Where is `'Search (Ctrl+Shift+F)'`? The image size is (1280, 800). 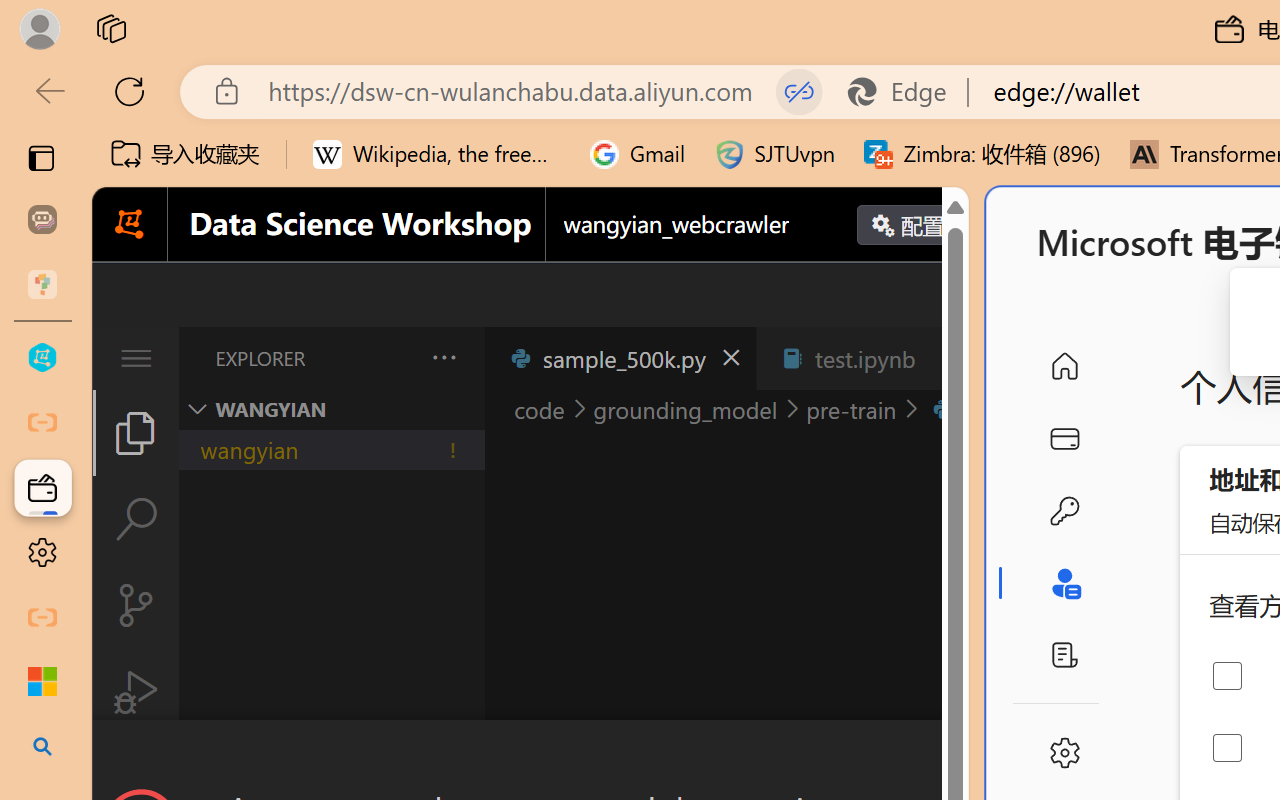 'Search (Ctrl+Shift+F)' is located at coordinates (134, 518).